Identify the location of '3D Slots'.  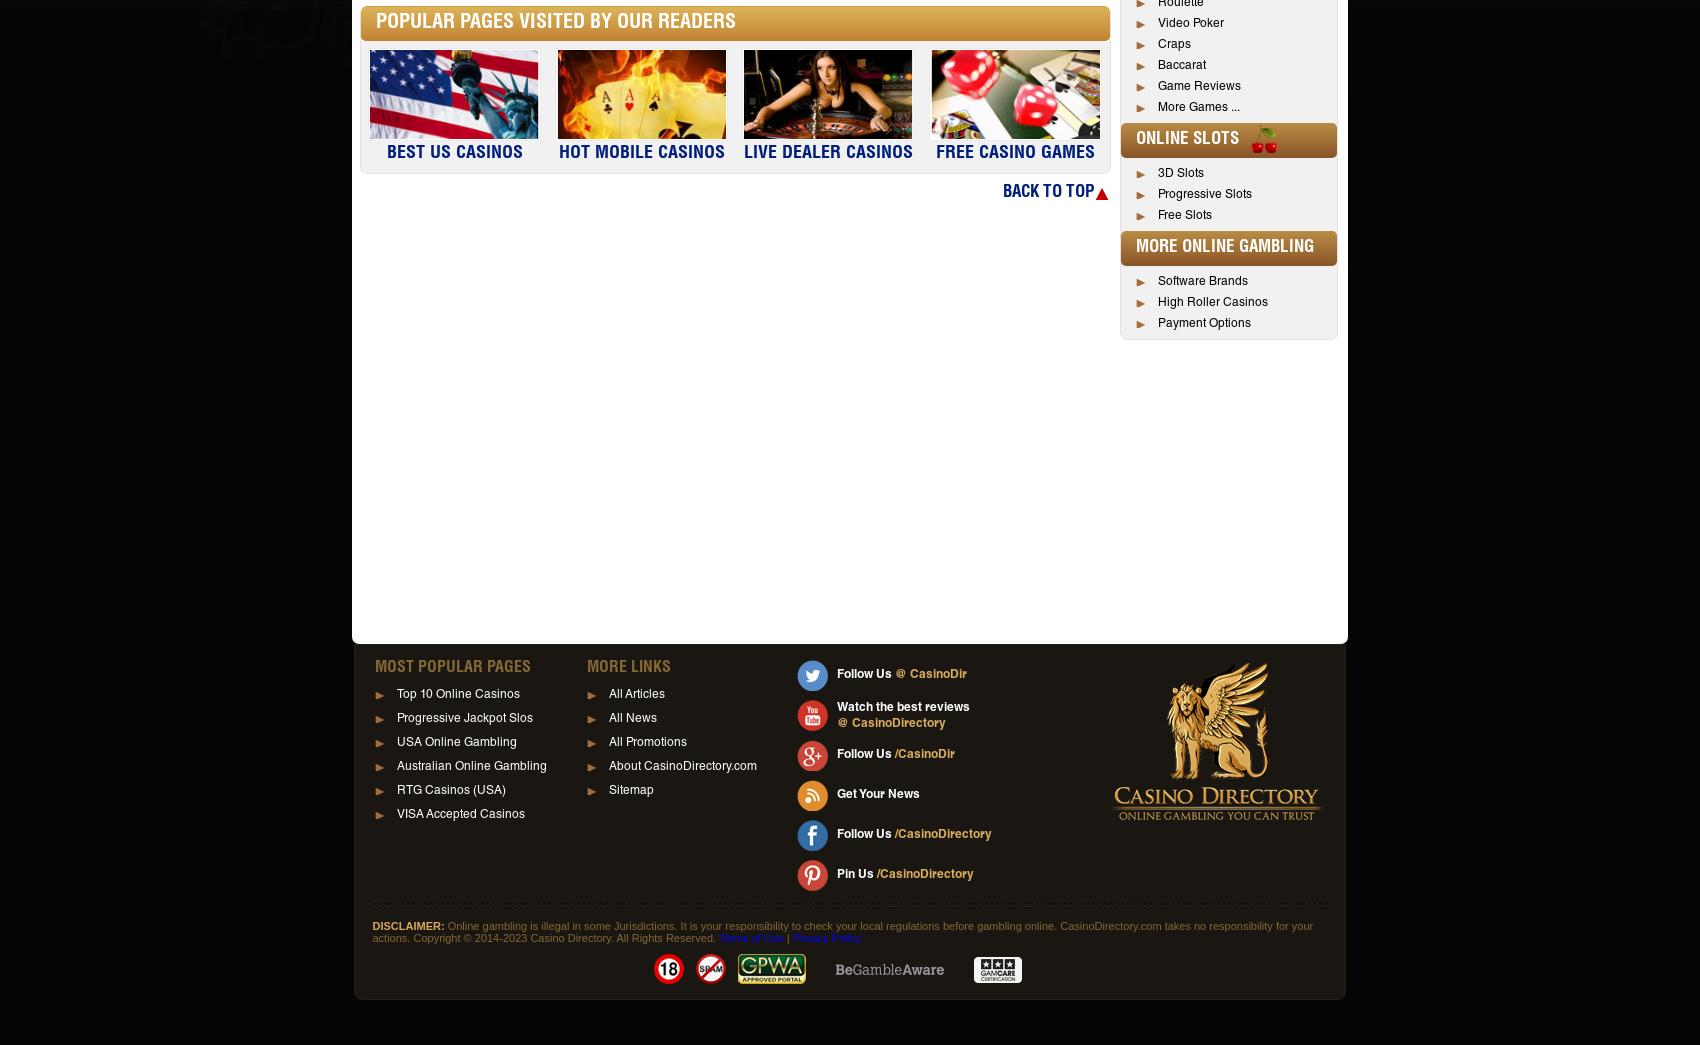
(1179, 172).